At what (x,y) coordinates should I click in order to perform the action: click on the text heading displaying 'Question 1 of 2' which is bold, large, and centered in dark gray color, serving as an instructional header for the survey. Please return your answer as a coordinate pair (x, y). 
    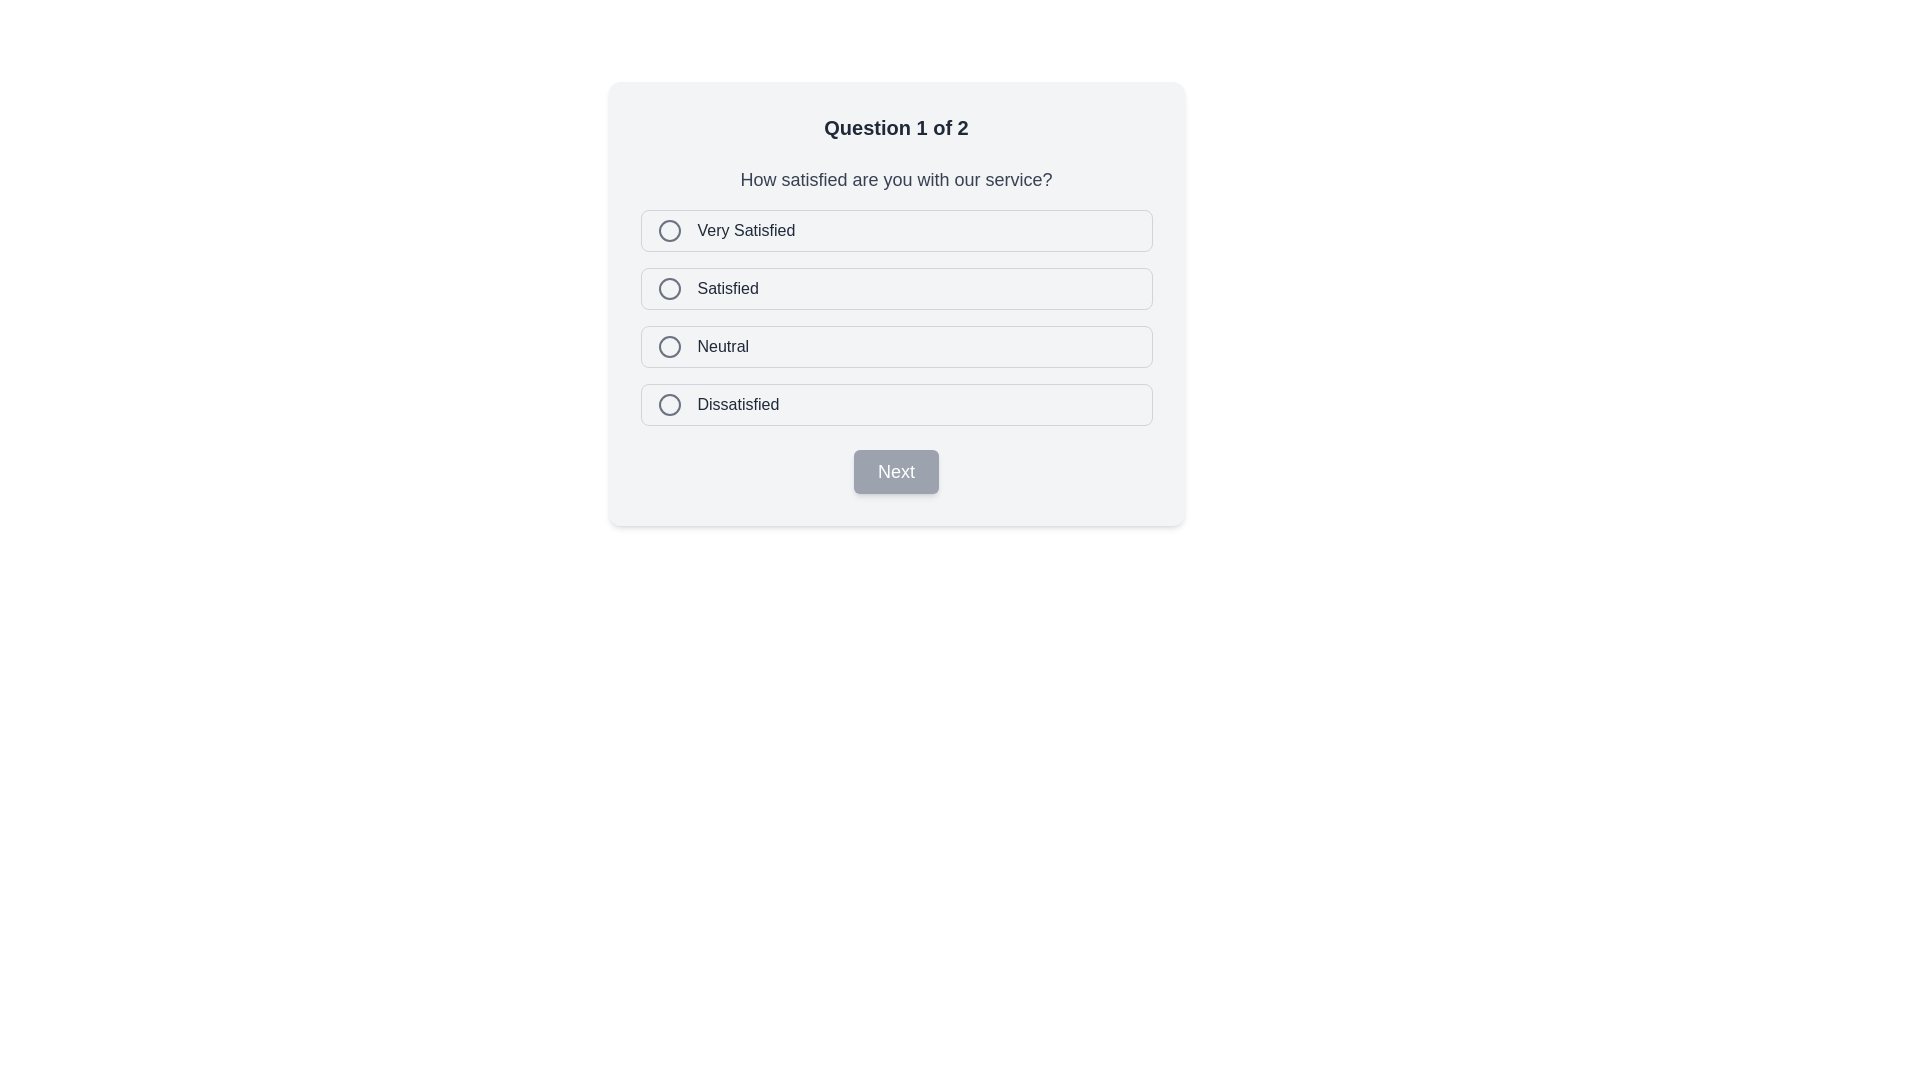
    Looking at the image, I should click on (895, 127).